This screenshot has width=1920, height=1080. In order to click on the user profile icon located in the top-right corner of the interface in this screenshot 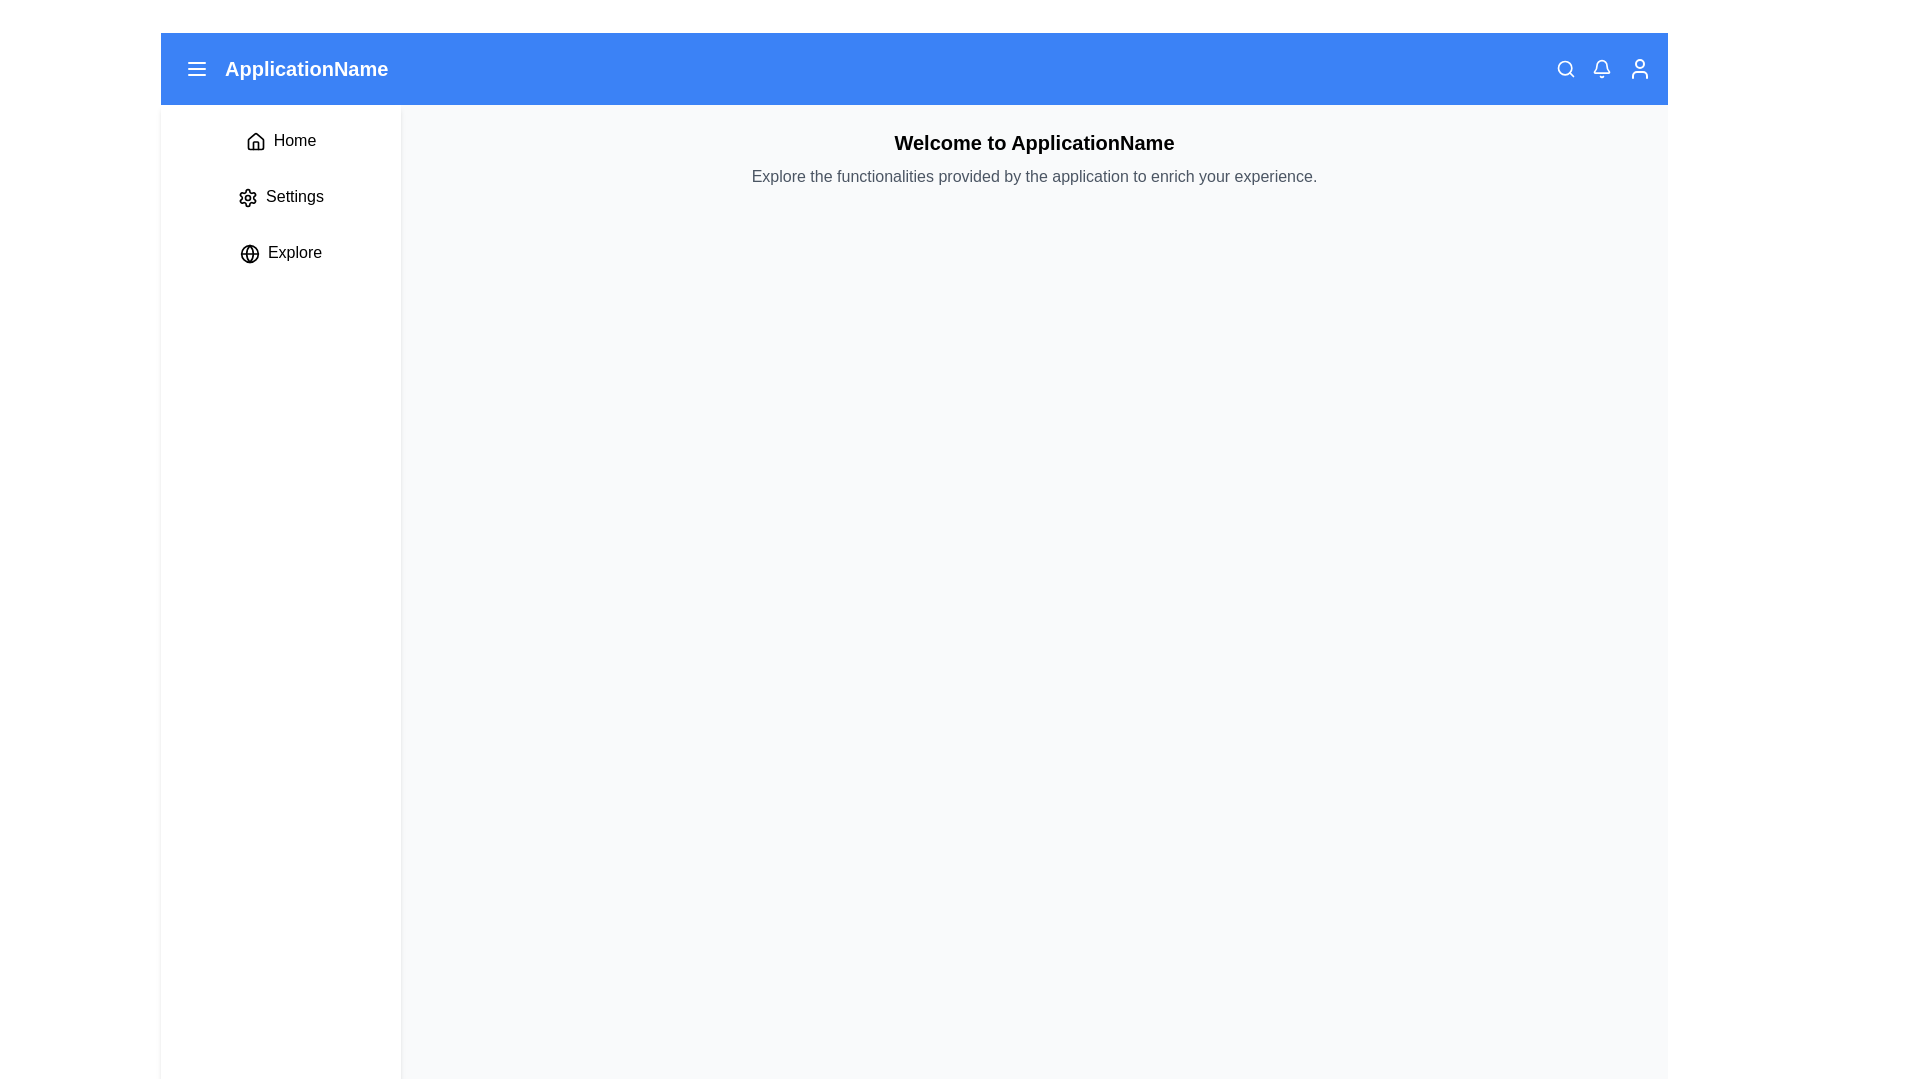, I will do `click(1640, 68)`.